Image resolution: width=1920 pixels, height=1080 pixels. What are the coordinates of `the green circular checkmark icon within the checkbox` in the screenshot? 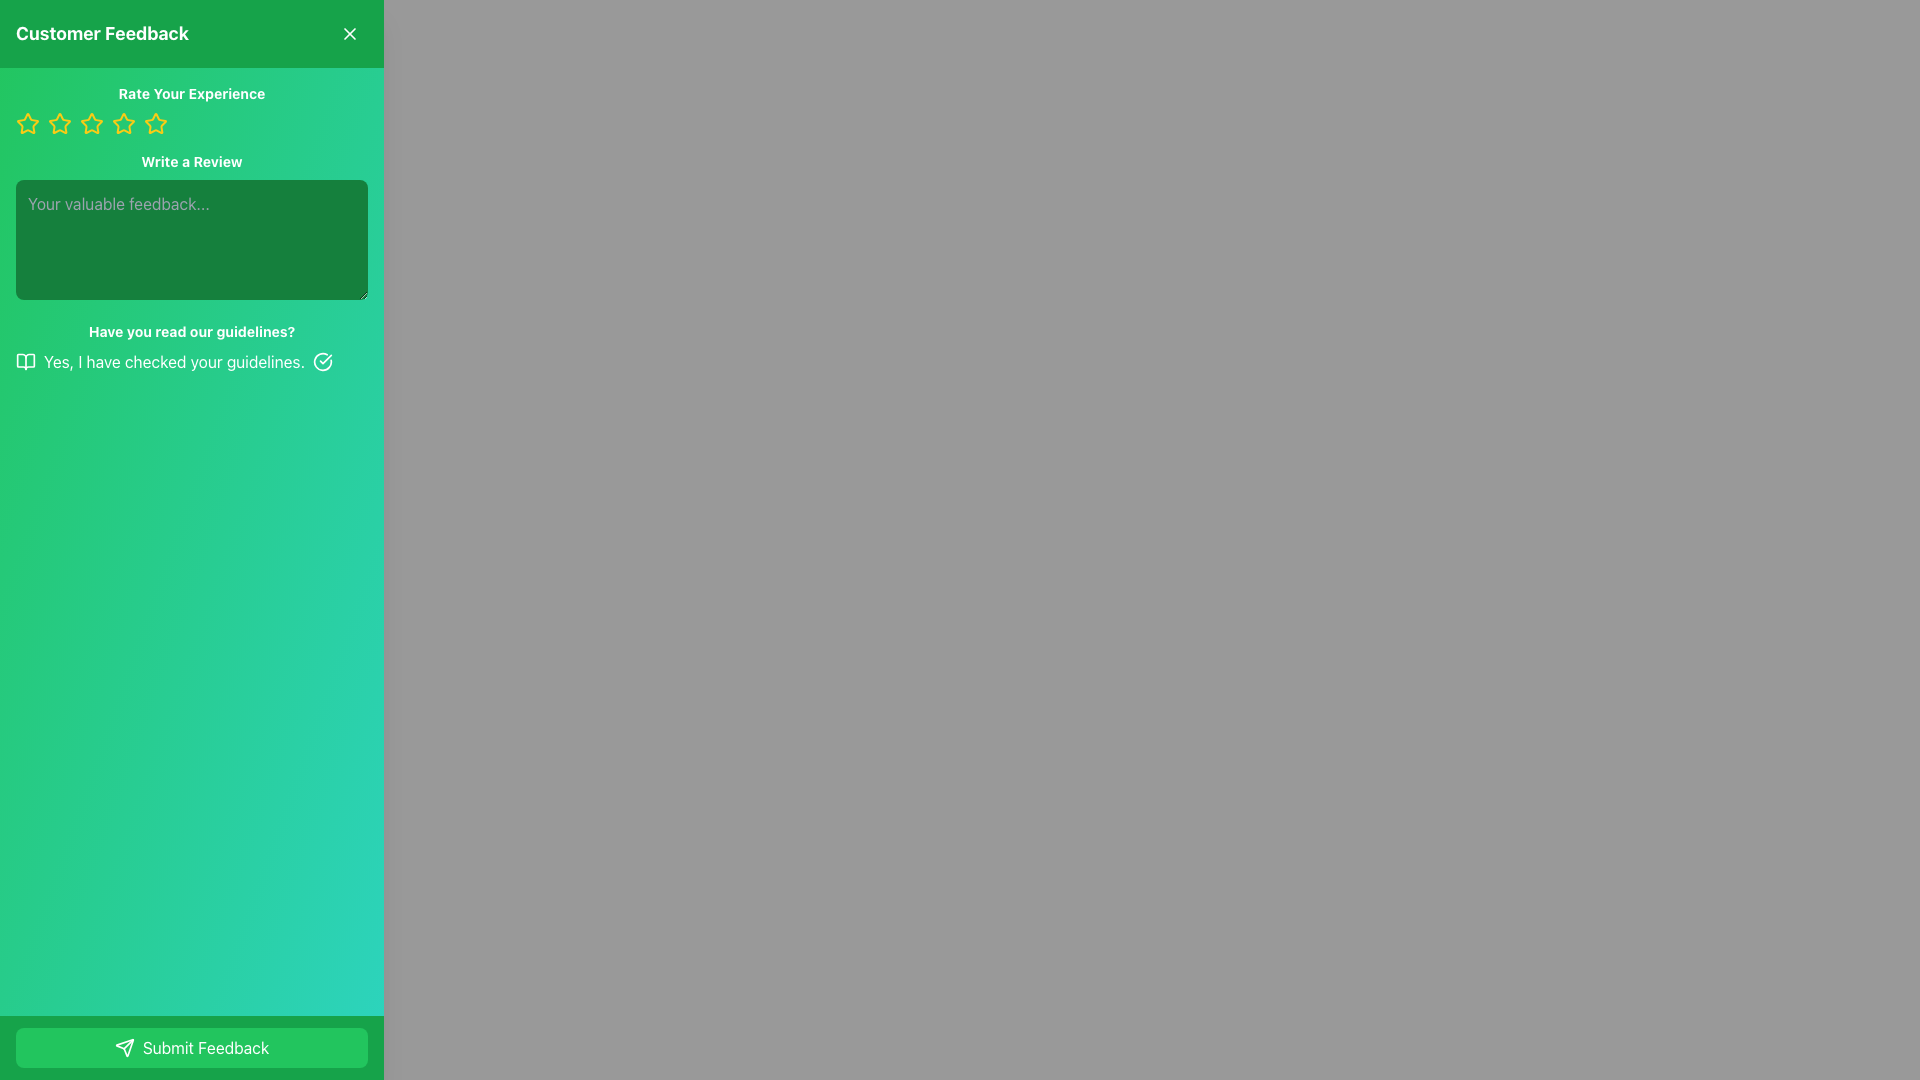 It's located at (322, 362).